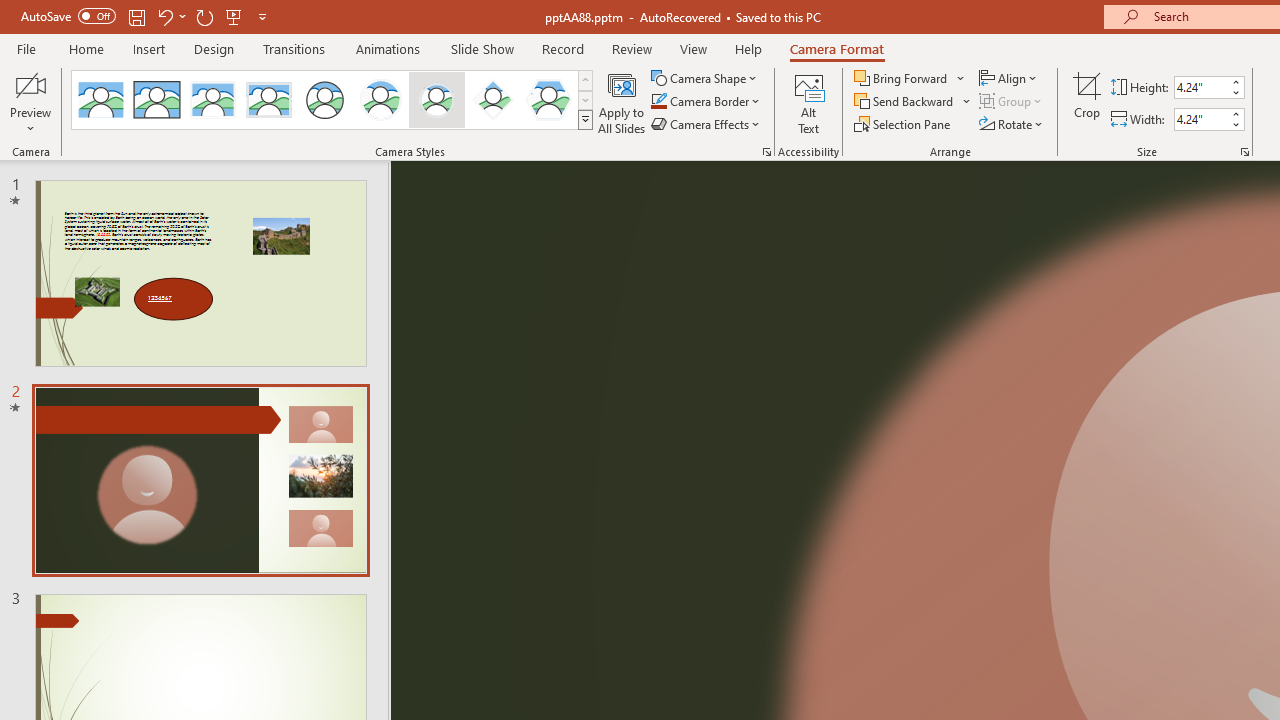  What do you see at coordinates (1012, 124) in the screenshot?
I see `'Rotate'` at bounding box center [1012, 124].